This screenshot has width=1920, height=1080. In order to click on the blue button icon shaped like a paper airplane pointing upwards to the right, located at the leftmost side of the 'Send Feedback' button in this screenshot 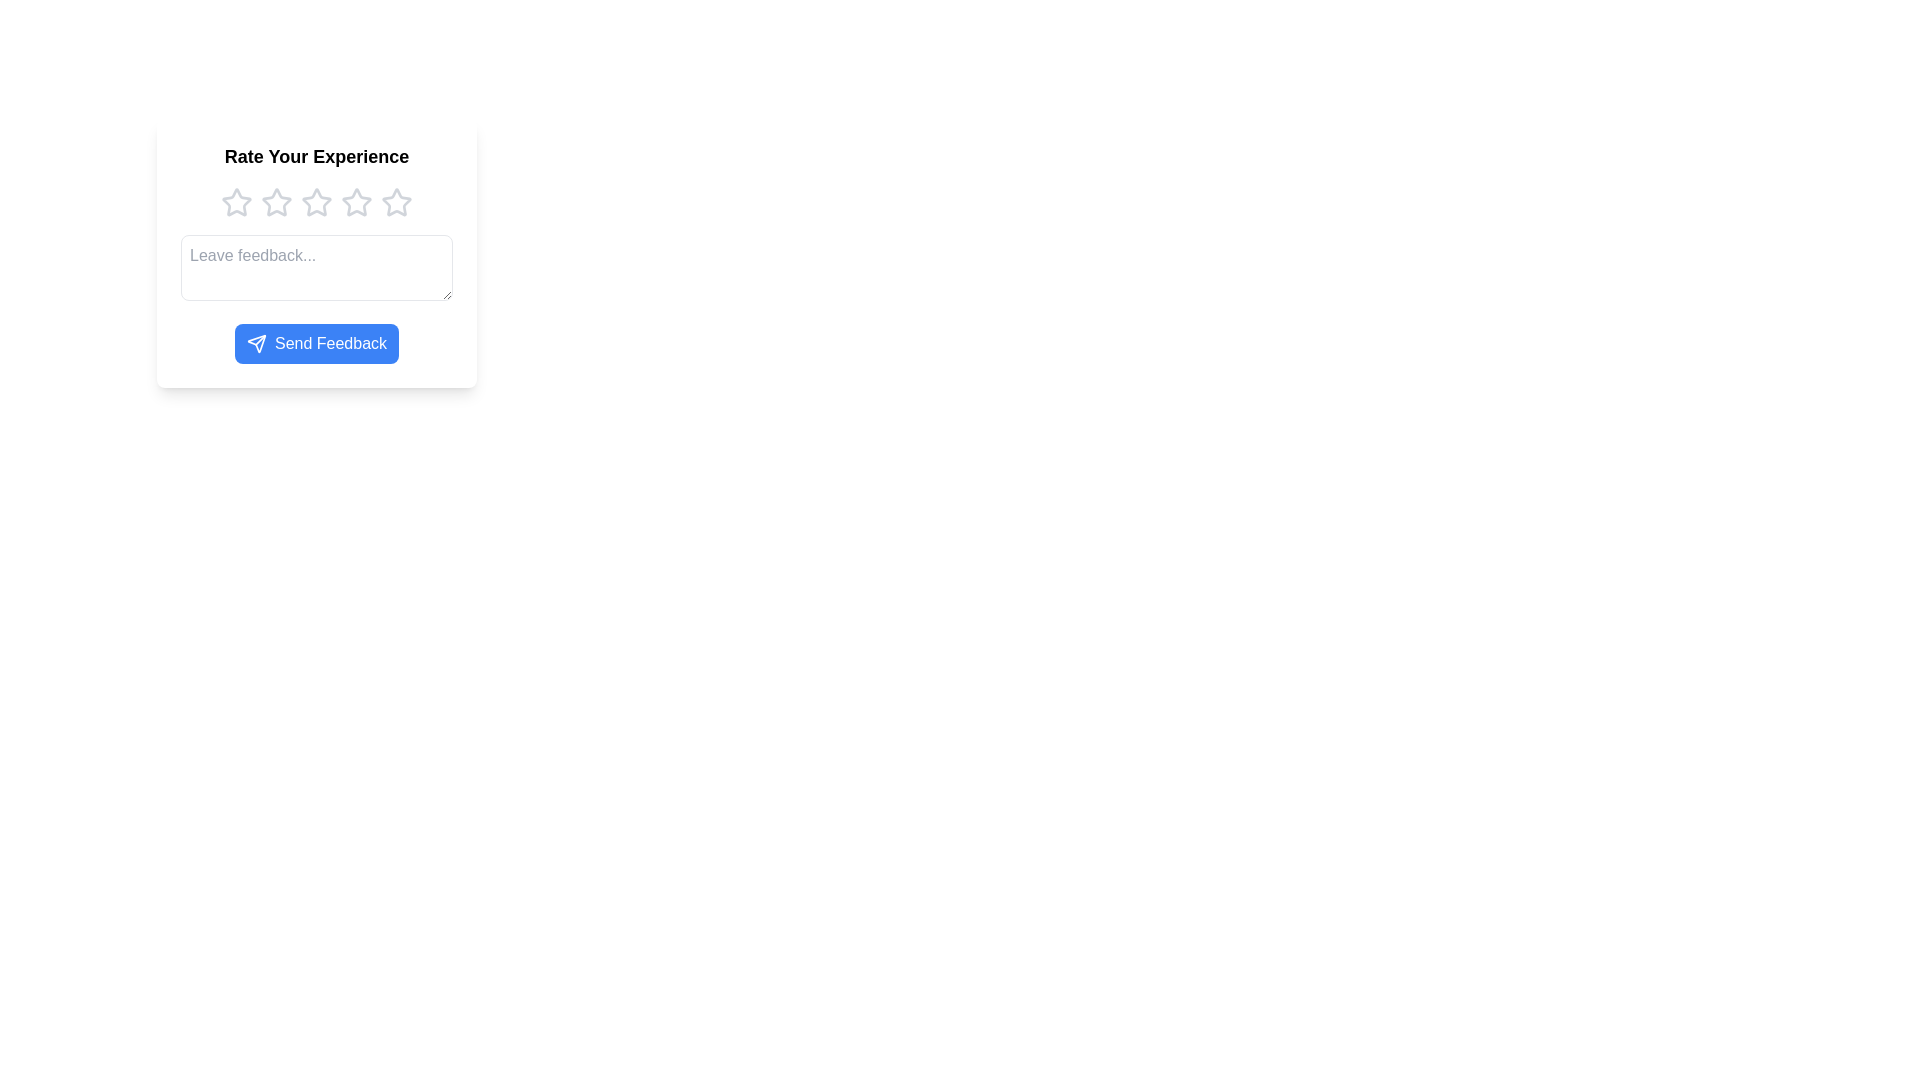, I will do `click(255, 342)`.